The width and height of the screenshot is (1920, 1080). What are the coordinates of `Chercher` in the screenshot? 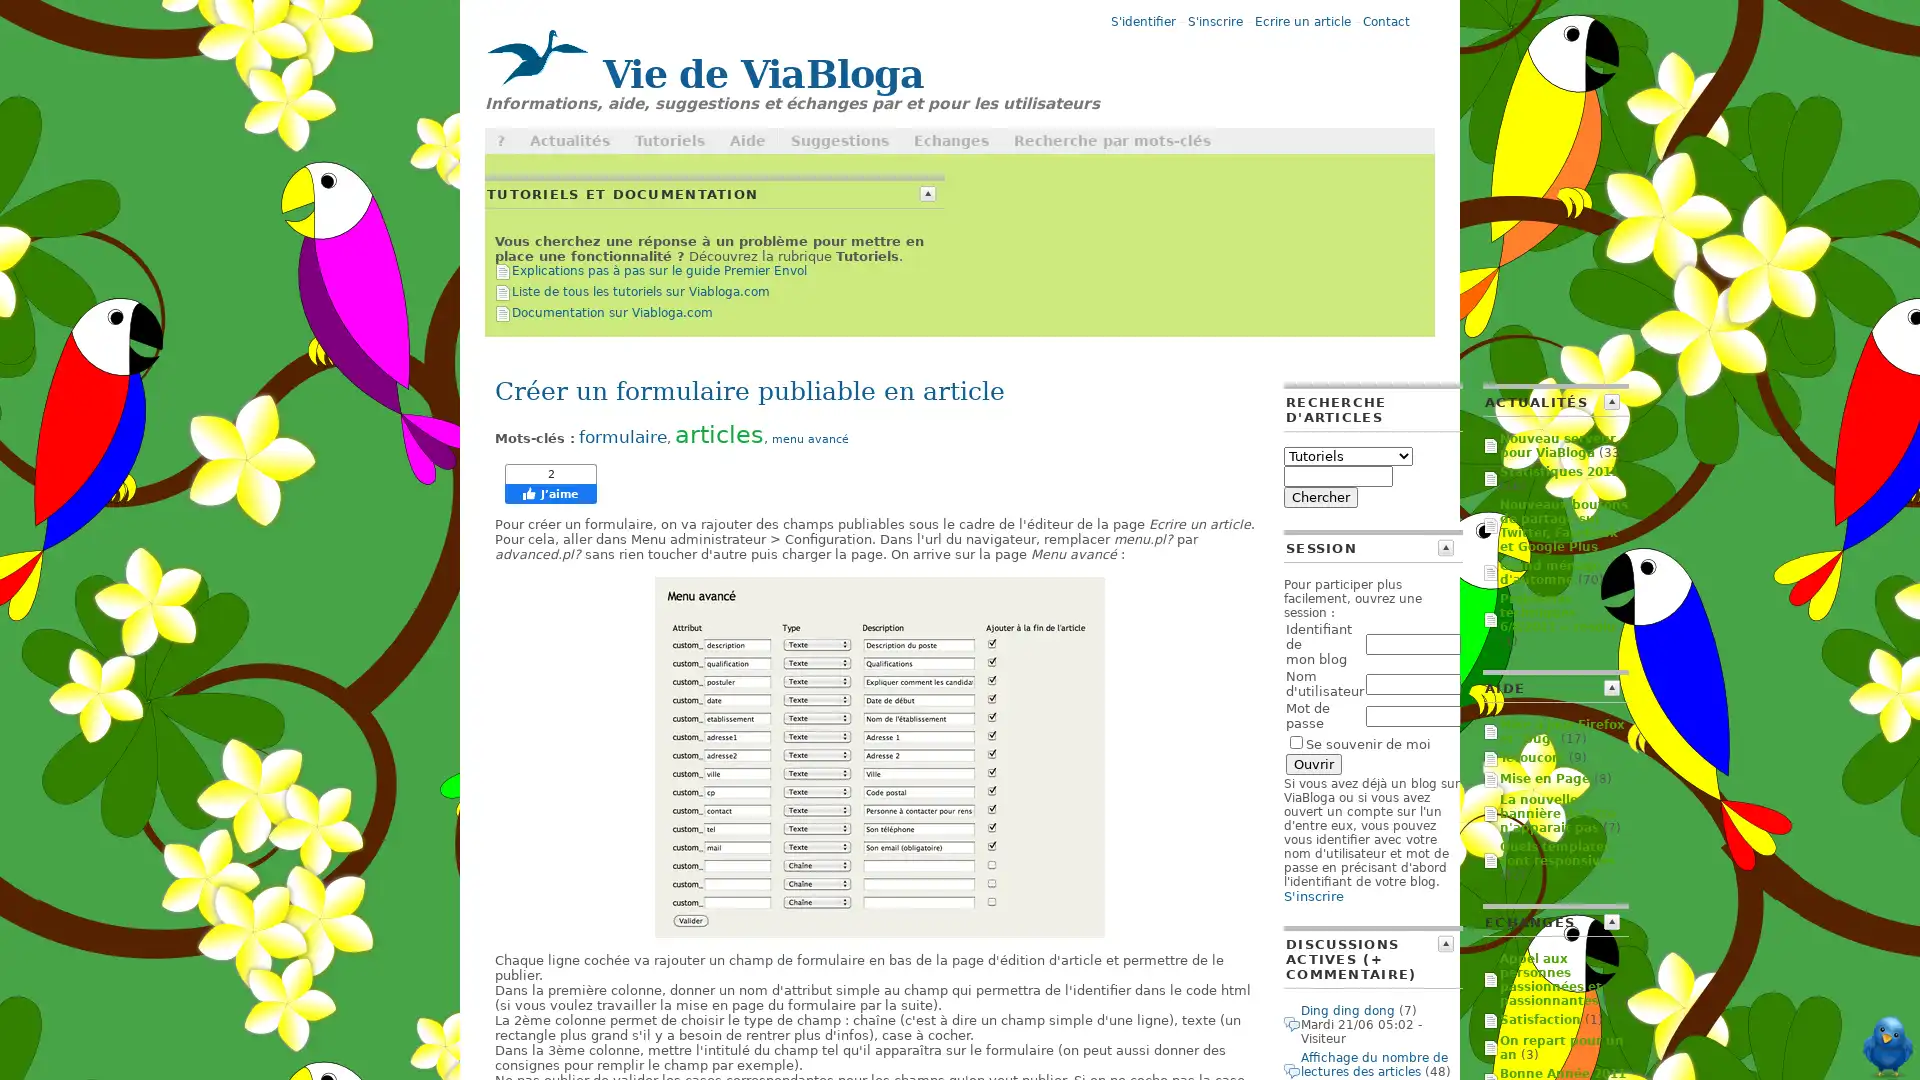 It's located at (1320, 496).